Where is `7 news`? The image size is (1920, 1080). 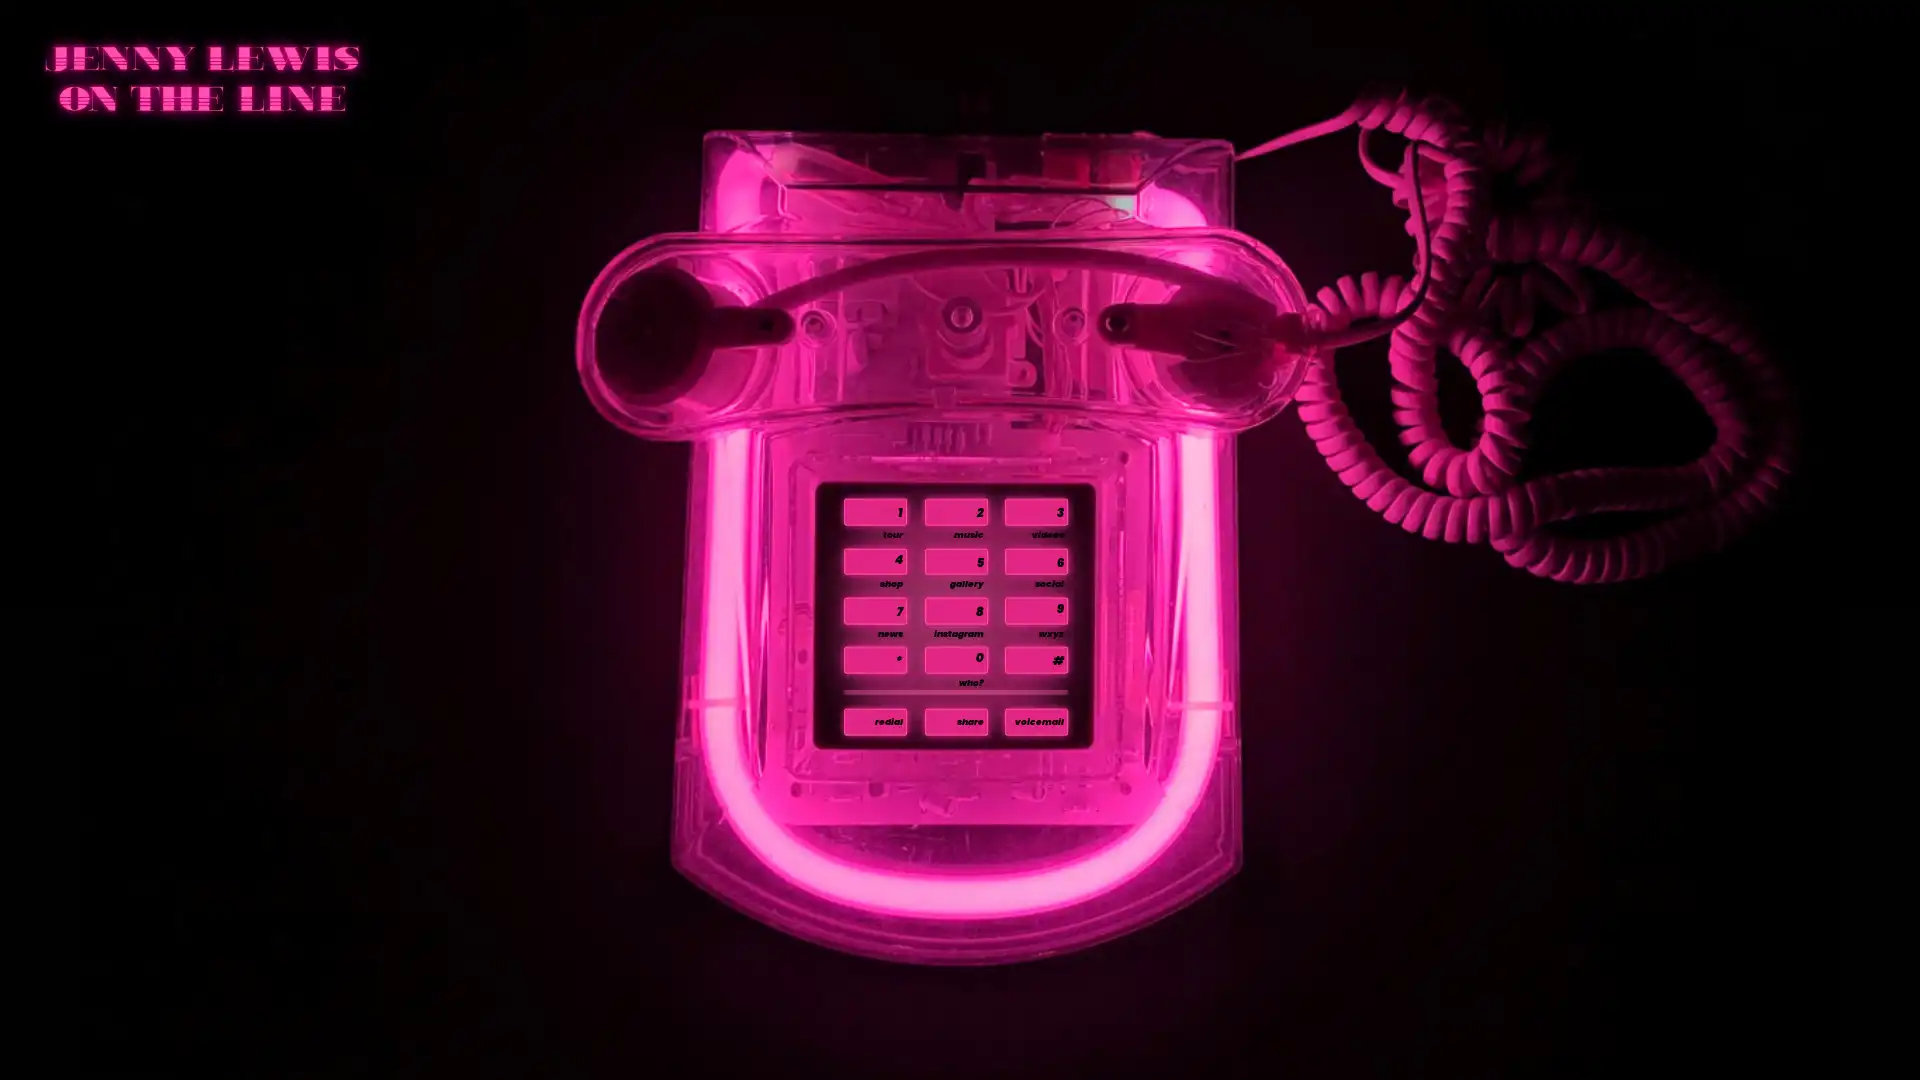 7 news is located at coordinates (875, 609).